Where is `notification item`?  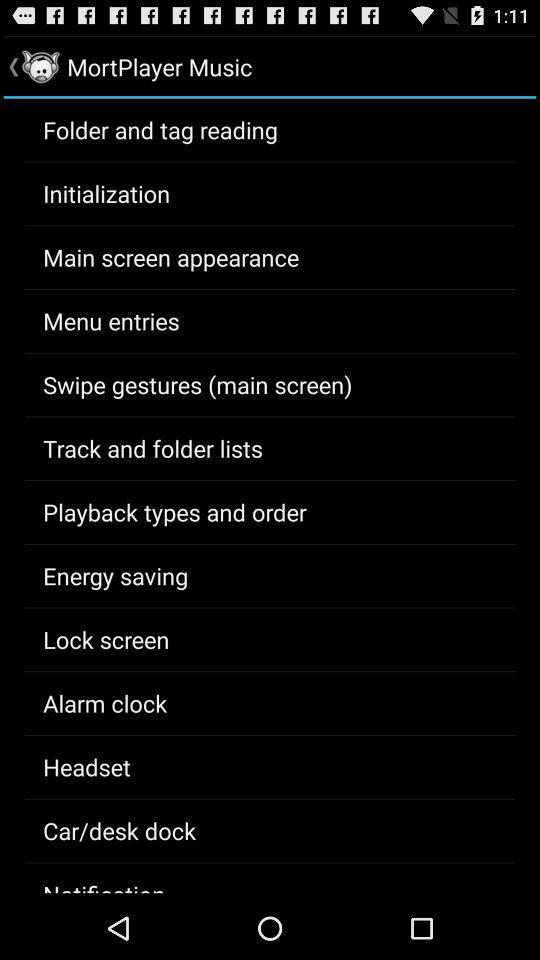
notification item is located at coordinates (104, 884).